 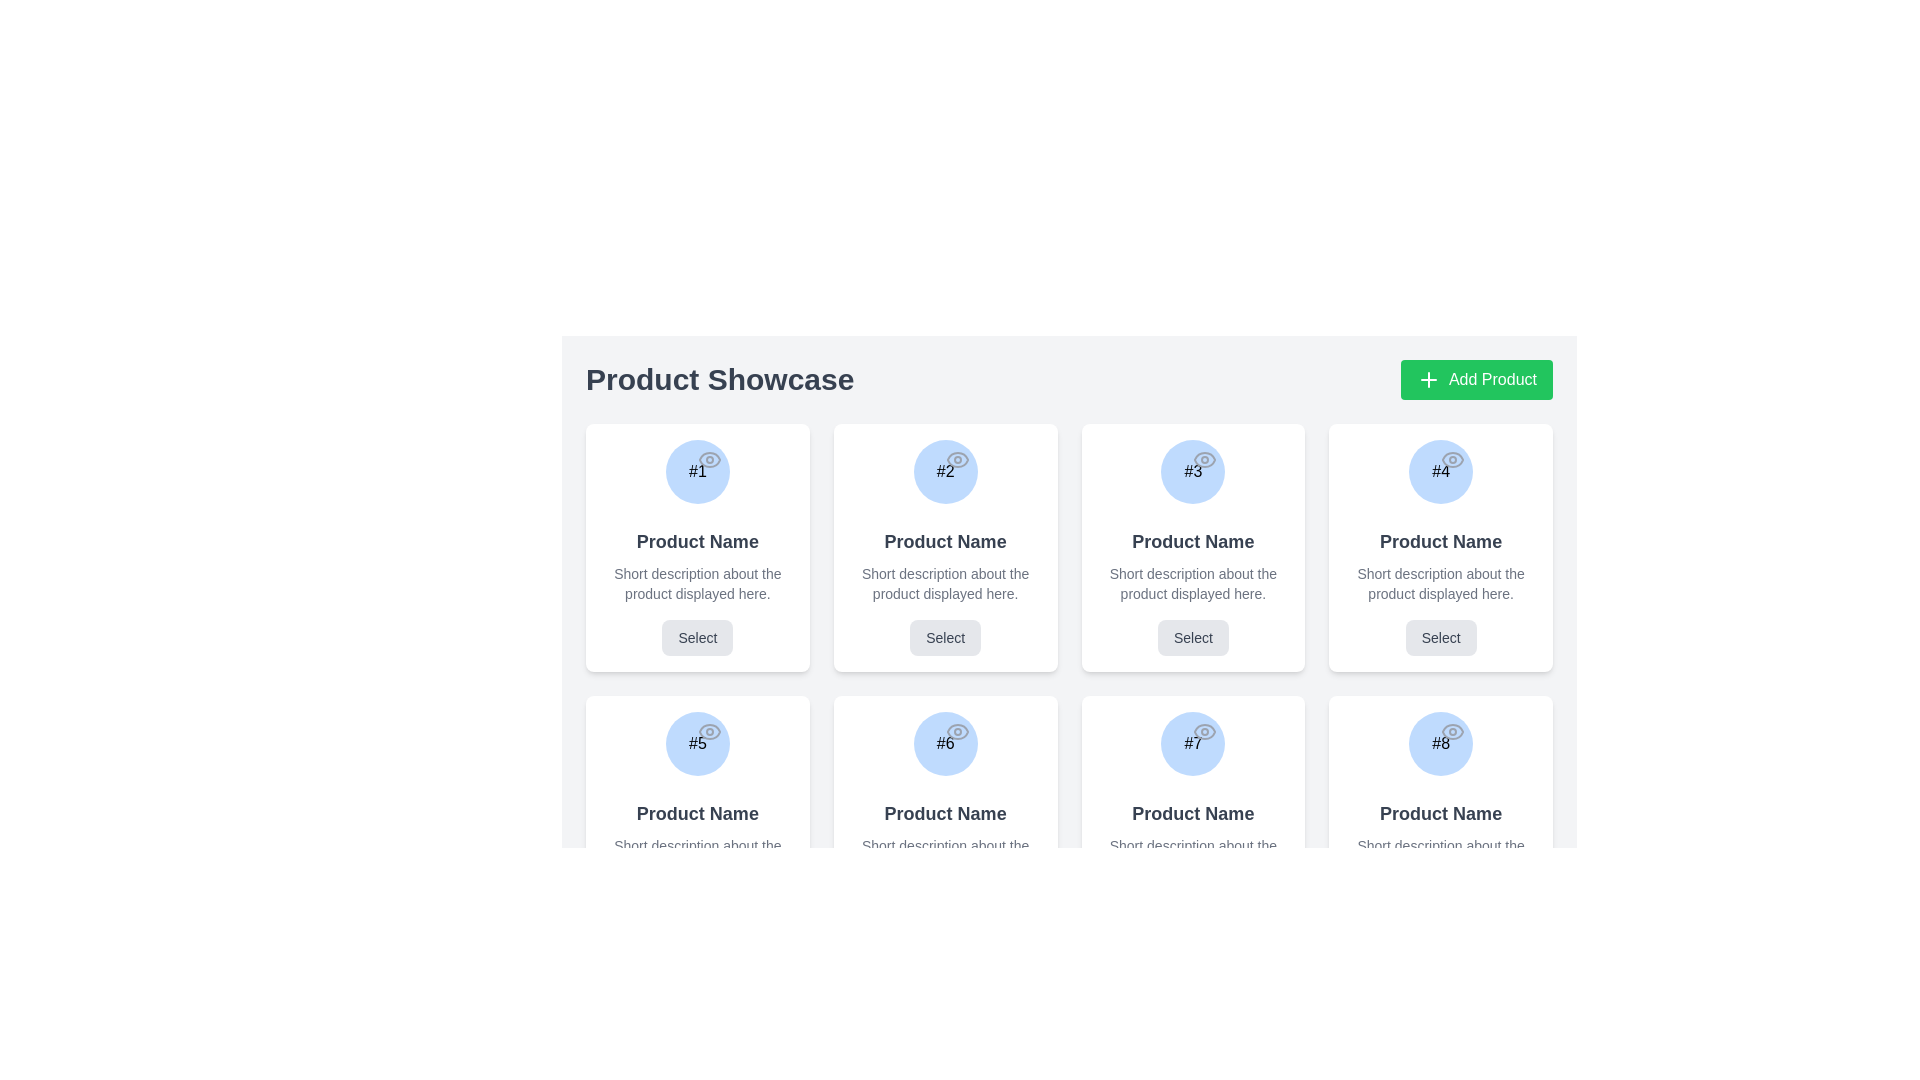 I want to click on the text label displaying '#3' within a circular badge, which is located at the top-center section of the interface, specifically the third badge from the left, so click(x=1193, y=471).